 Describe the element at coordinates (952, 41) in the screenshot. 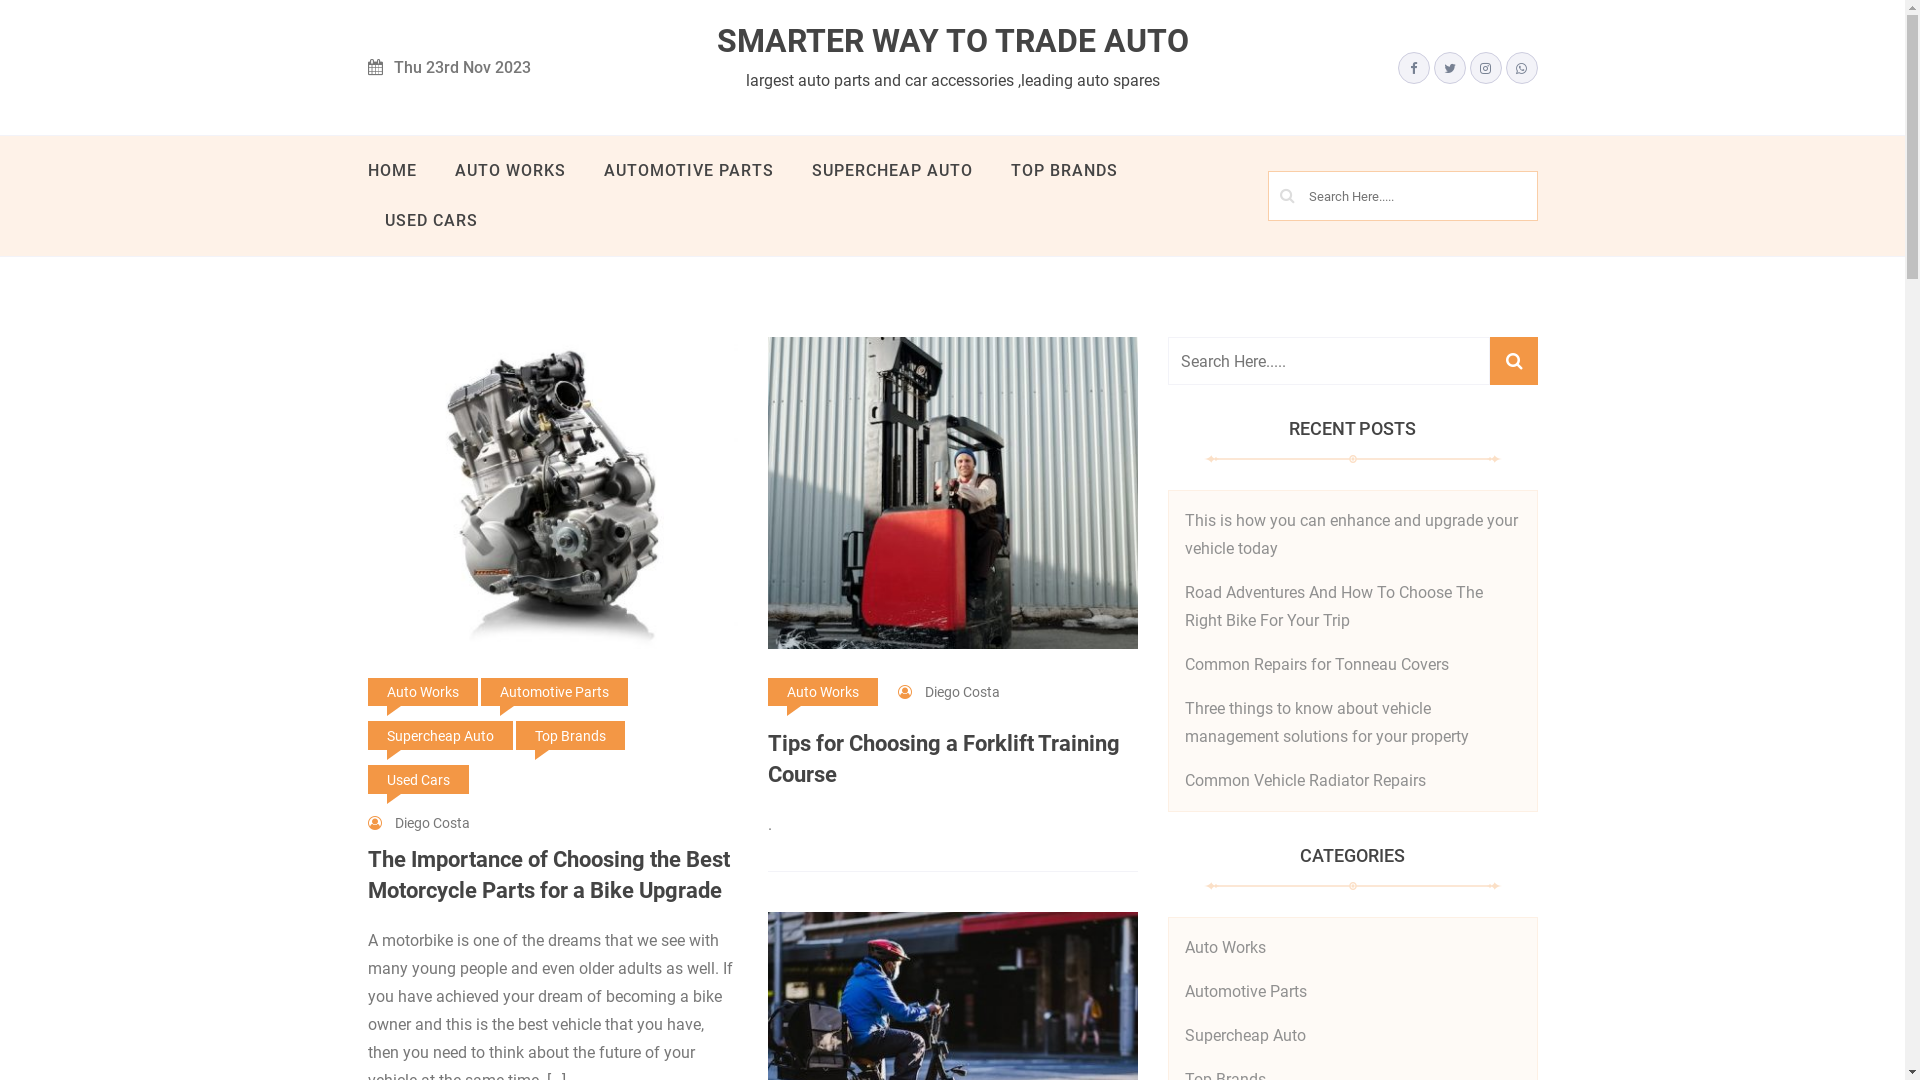

I see `'SMARTER WAY TO TRADE AUTO'` at that location.